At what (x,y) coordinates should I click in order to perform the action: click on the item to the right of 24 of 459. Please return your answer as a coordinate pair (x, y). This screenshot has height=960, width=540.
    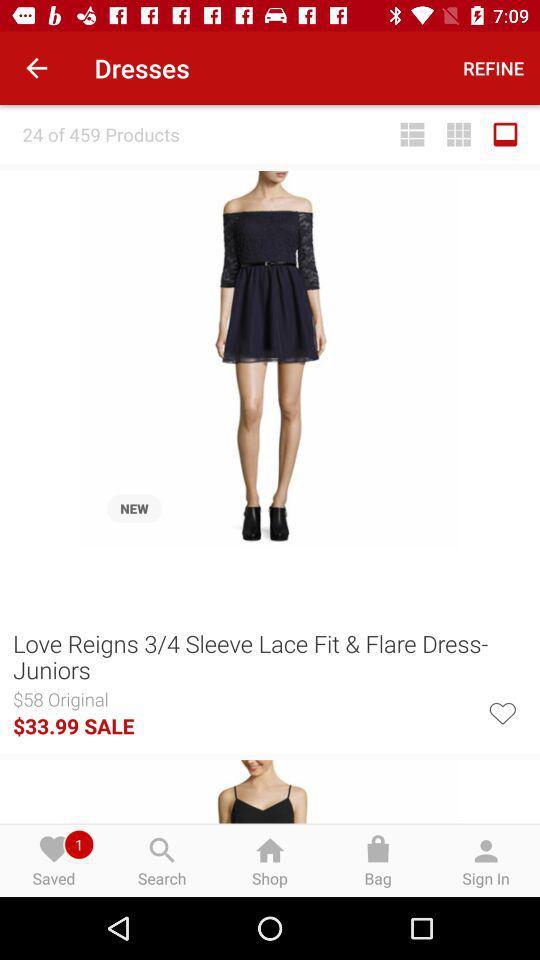
    Looking at the image, I should click on (411, 133).